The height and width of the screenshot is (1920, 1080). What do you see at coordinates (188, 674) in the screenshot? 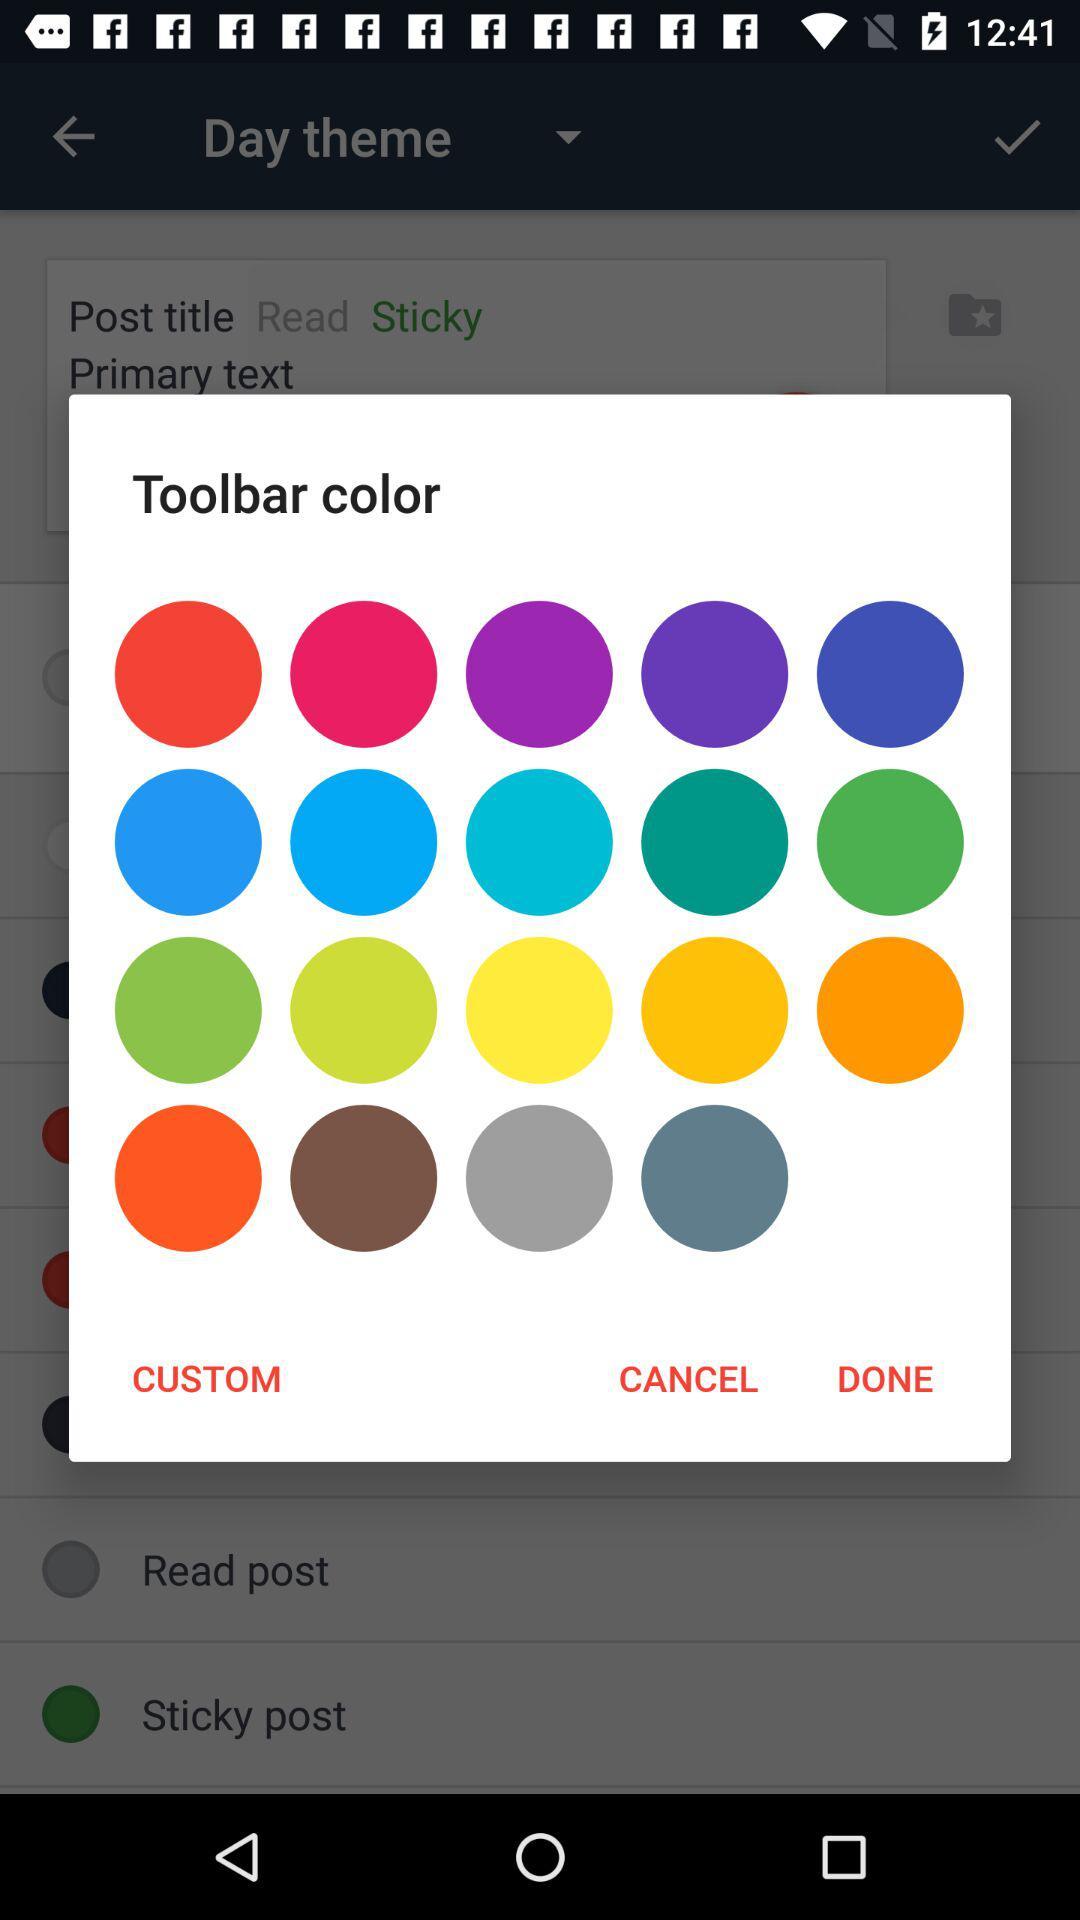
I see `item below toolbar color` at bounding box center [188, 674].